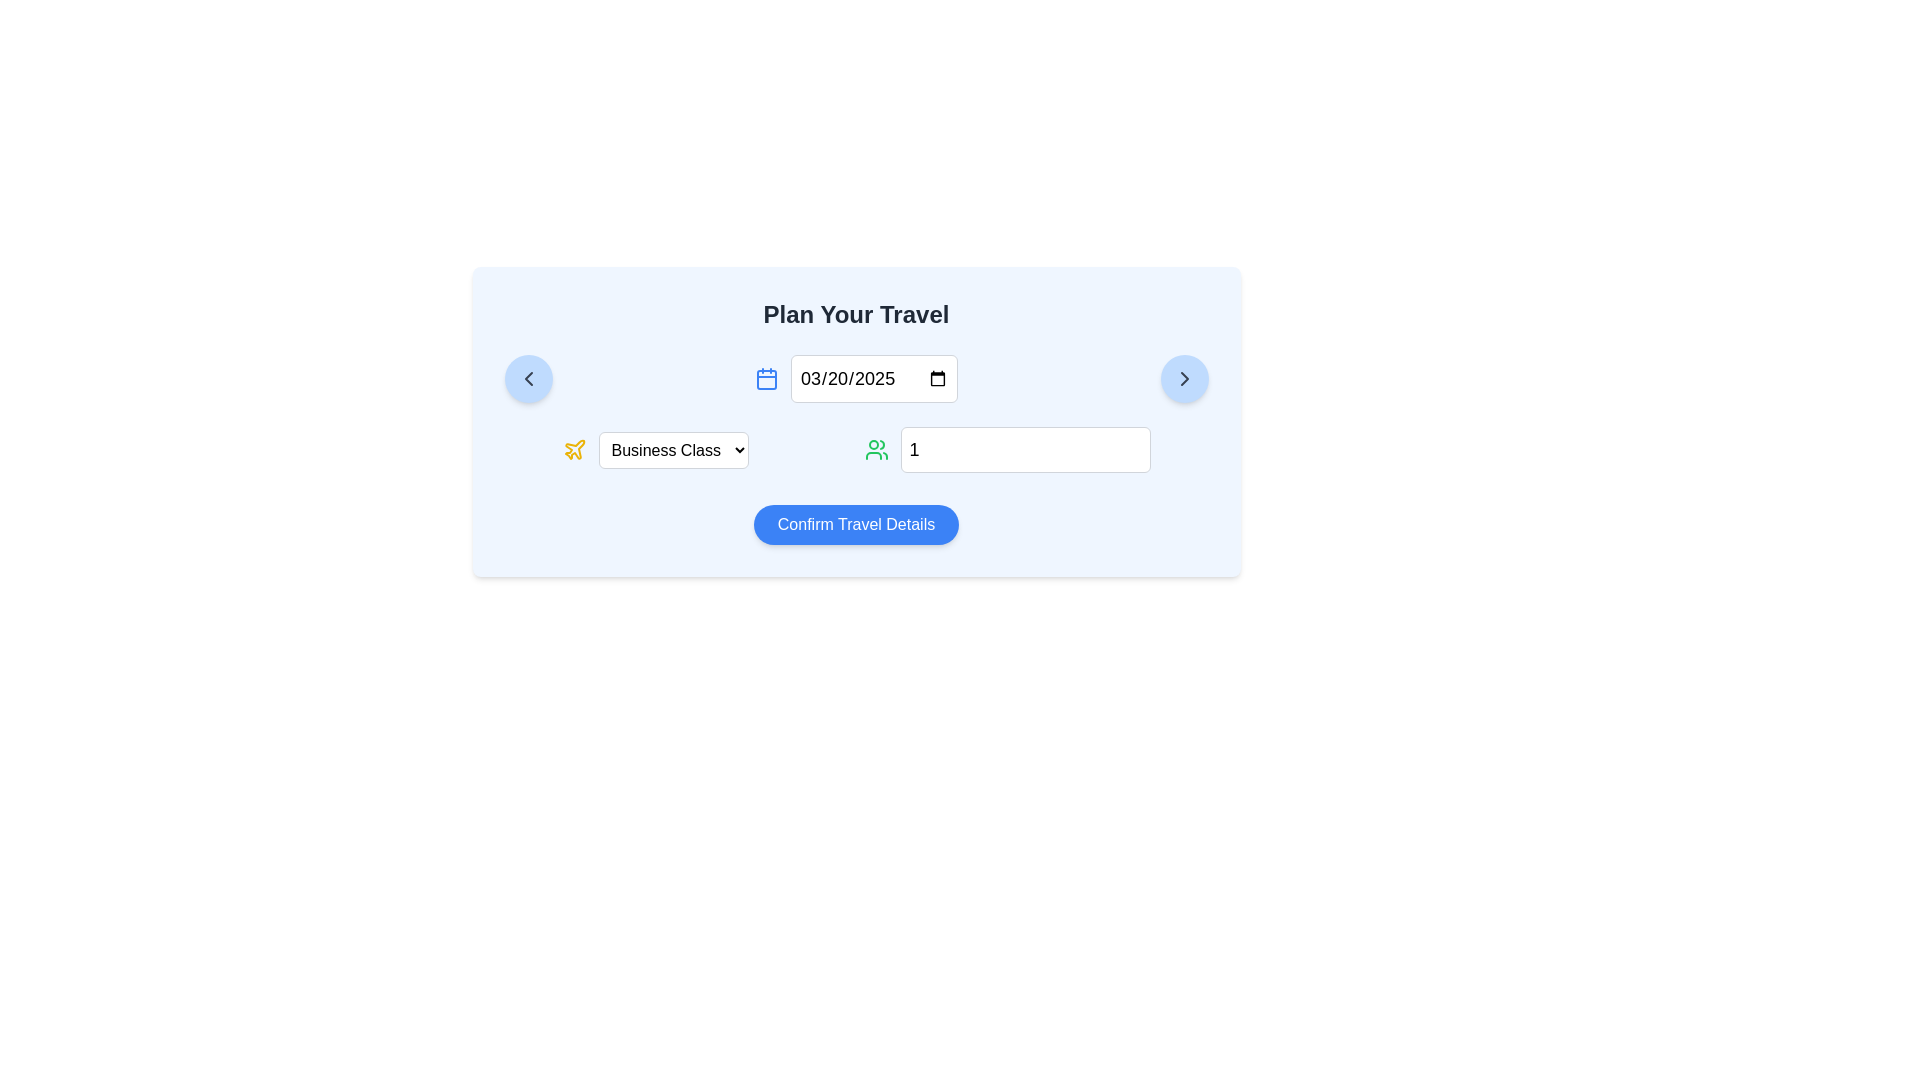 This screenshot has width=1920, height=1080. What do you see at coordinates (1025, 450) in the screenshot?
I see `the Number input field located in the bottom-right section of the 'Plan Your Travel' form to focus on it for inputting a numerical value for passenger count` at bounding box center [1025, 450].